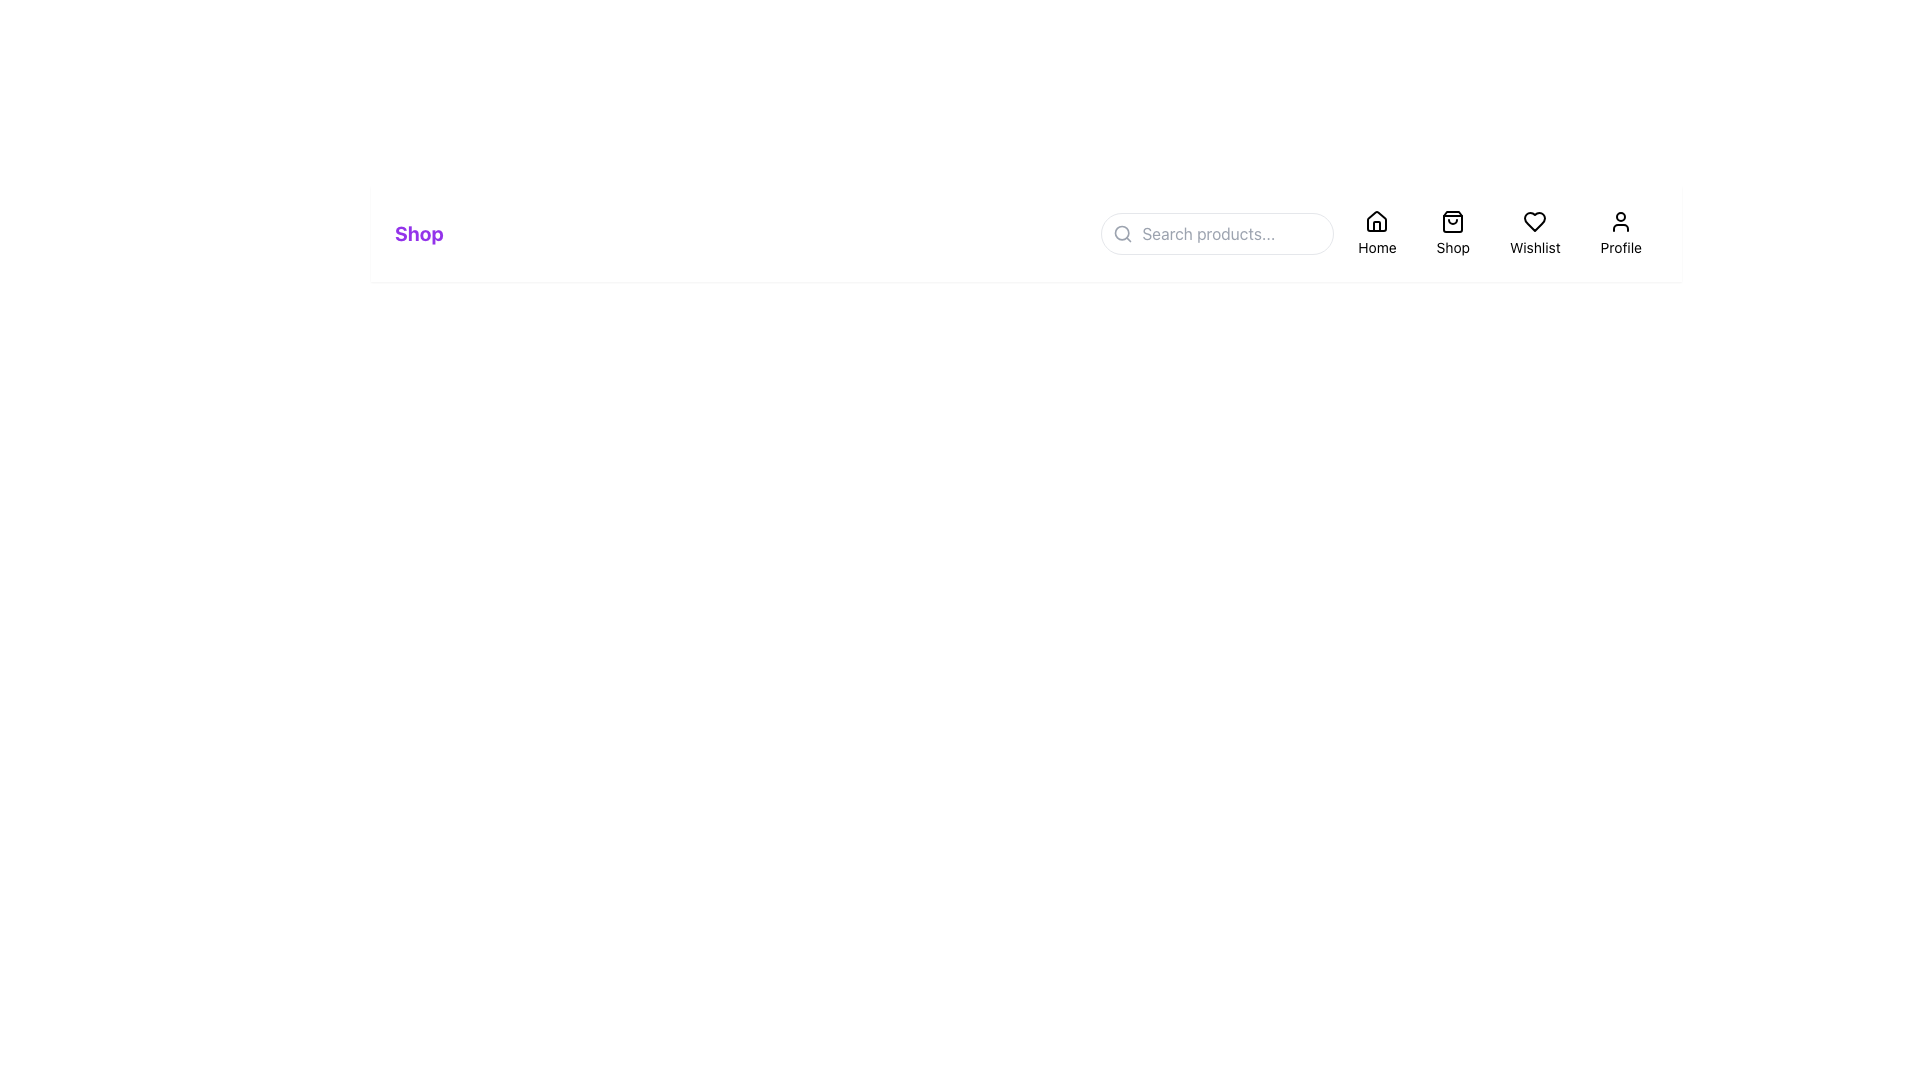 The width and height of the screenshot is (1920, 1080). Describe the element at coordinates (1453, 222) in the screenshot. I see `the shopping bag icon in the navigation menu` at that location.